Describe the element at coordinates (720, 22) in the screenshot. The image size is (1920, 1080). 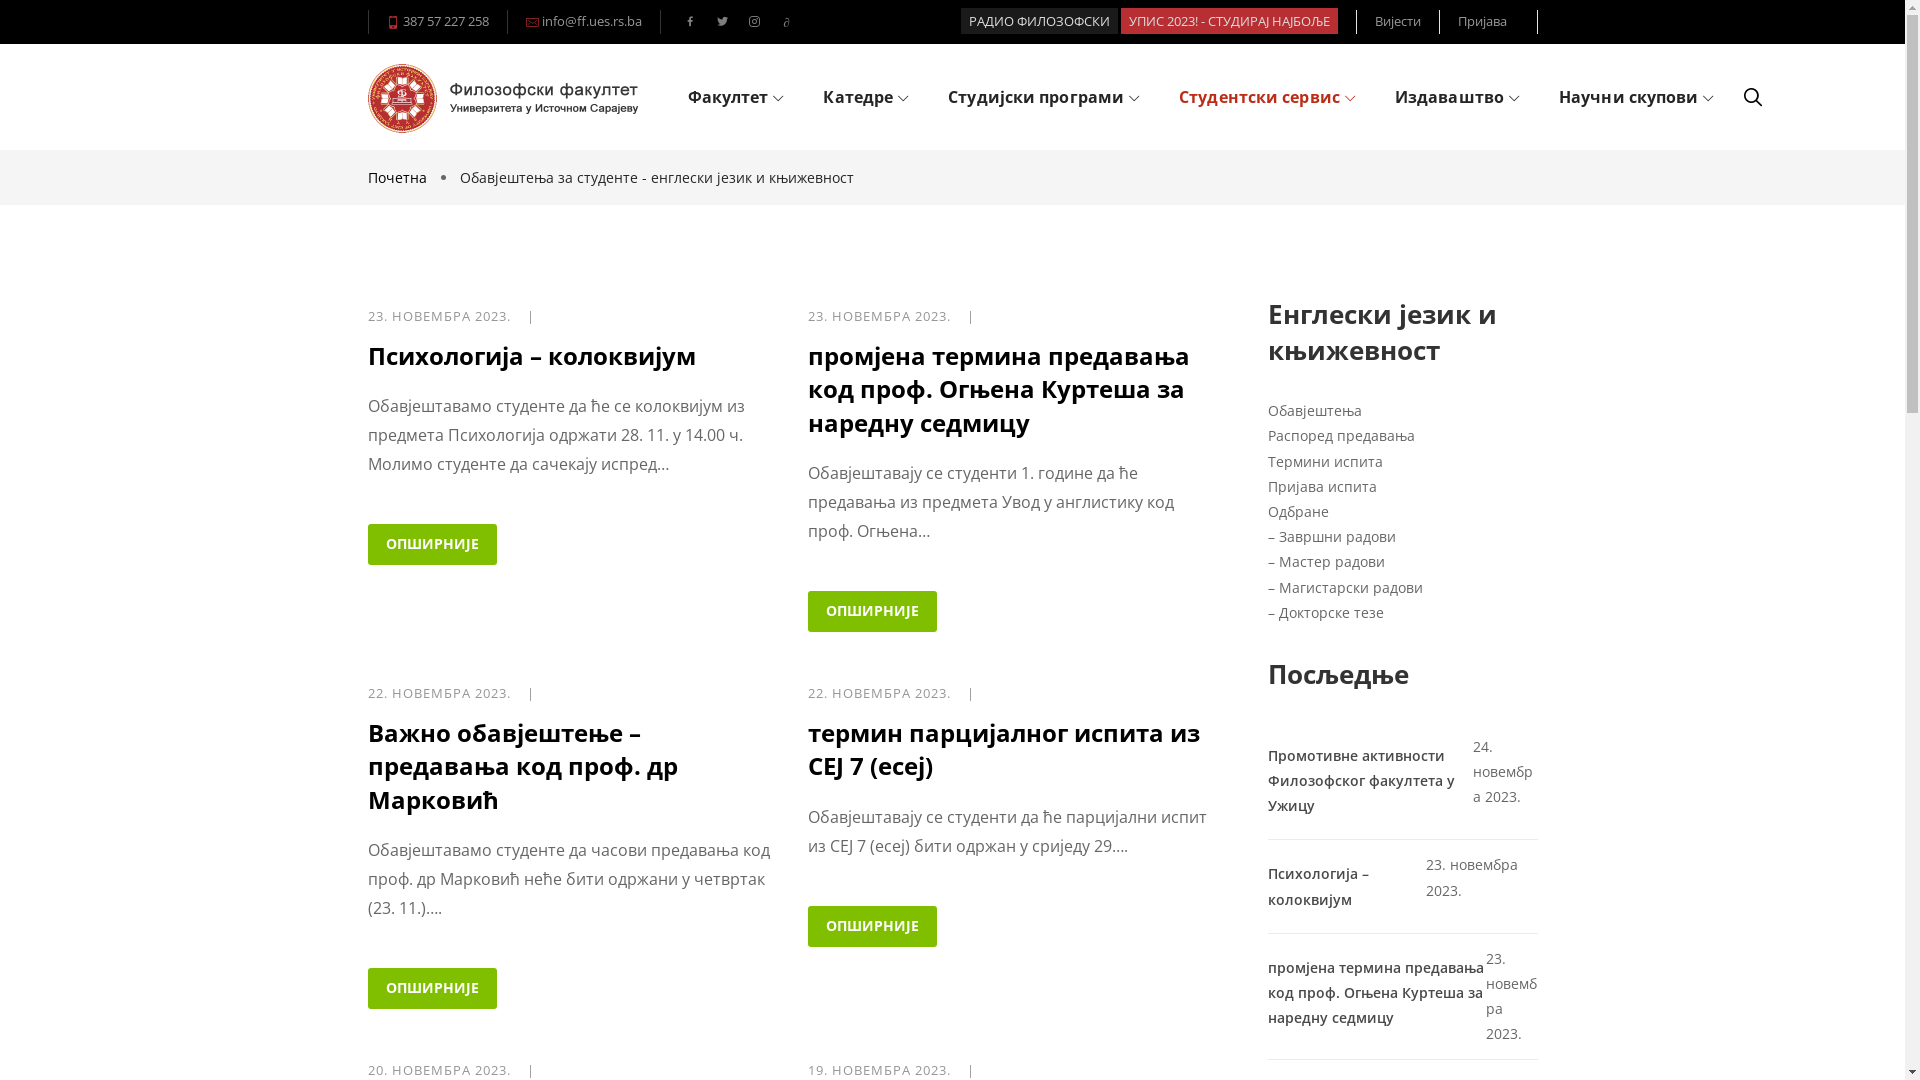
I see `'Twitter'` at that location.